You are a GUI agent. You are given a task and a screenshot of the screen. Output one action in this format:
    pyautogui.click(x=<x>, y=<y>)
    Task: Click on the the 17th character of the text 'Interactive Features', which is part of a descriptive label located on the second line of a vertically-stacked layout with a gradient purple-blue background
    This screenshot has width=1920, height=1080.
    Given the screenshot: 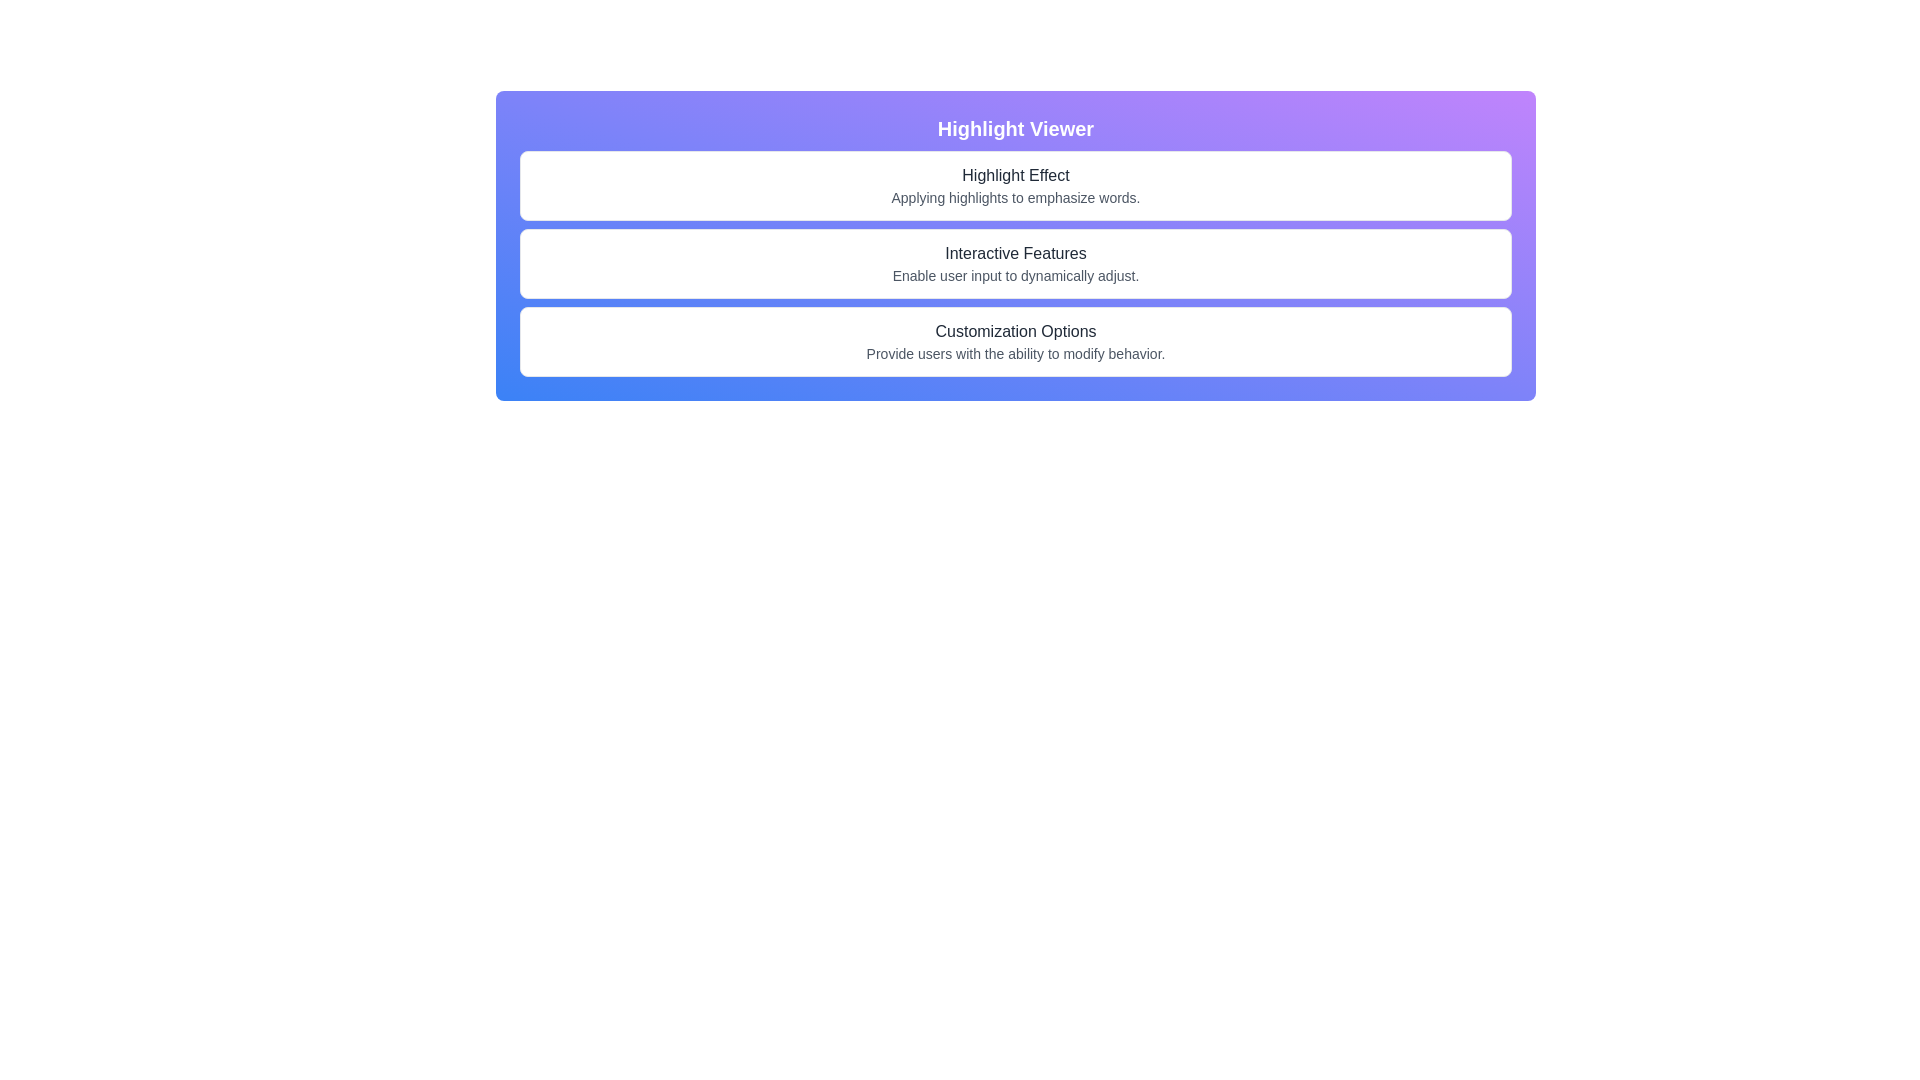 What is the action you would take?
    pyautogui.click(x=1066, y=252)
    